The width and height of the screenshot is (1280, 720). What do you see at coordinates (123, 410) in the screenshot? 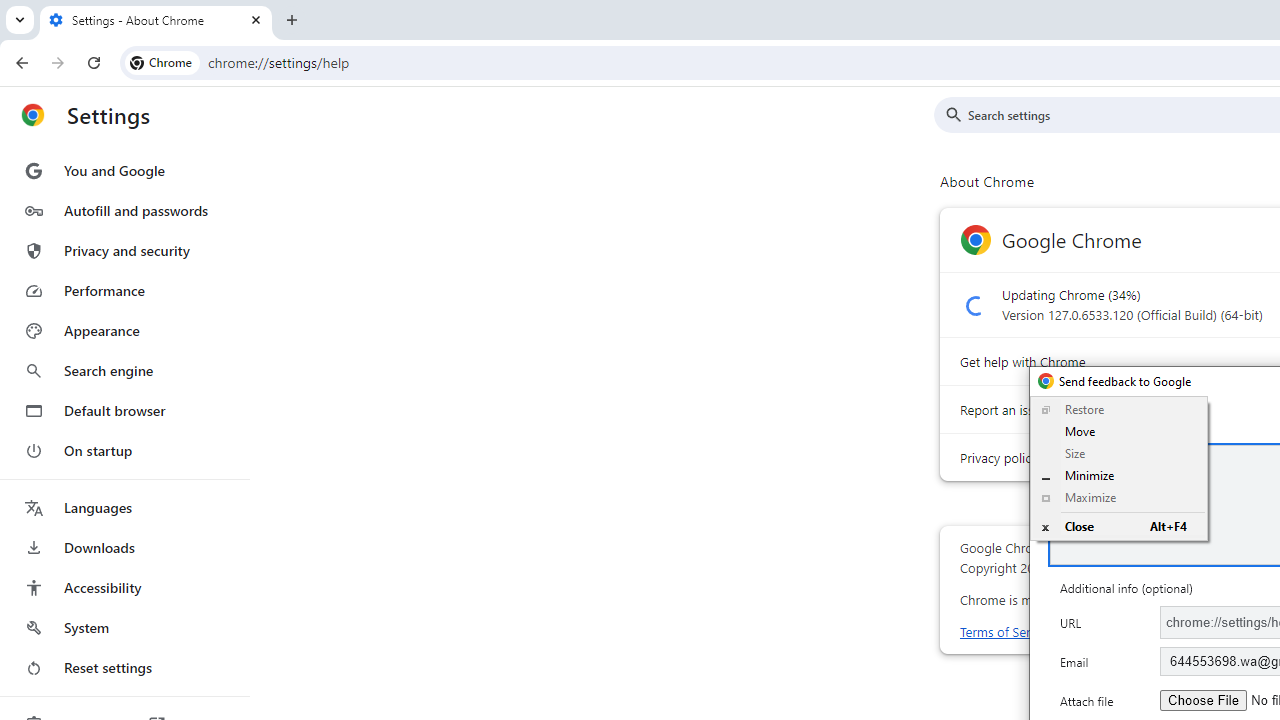
I see `'Default browser'` at bounding box center [123, 410].